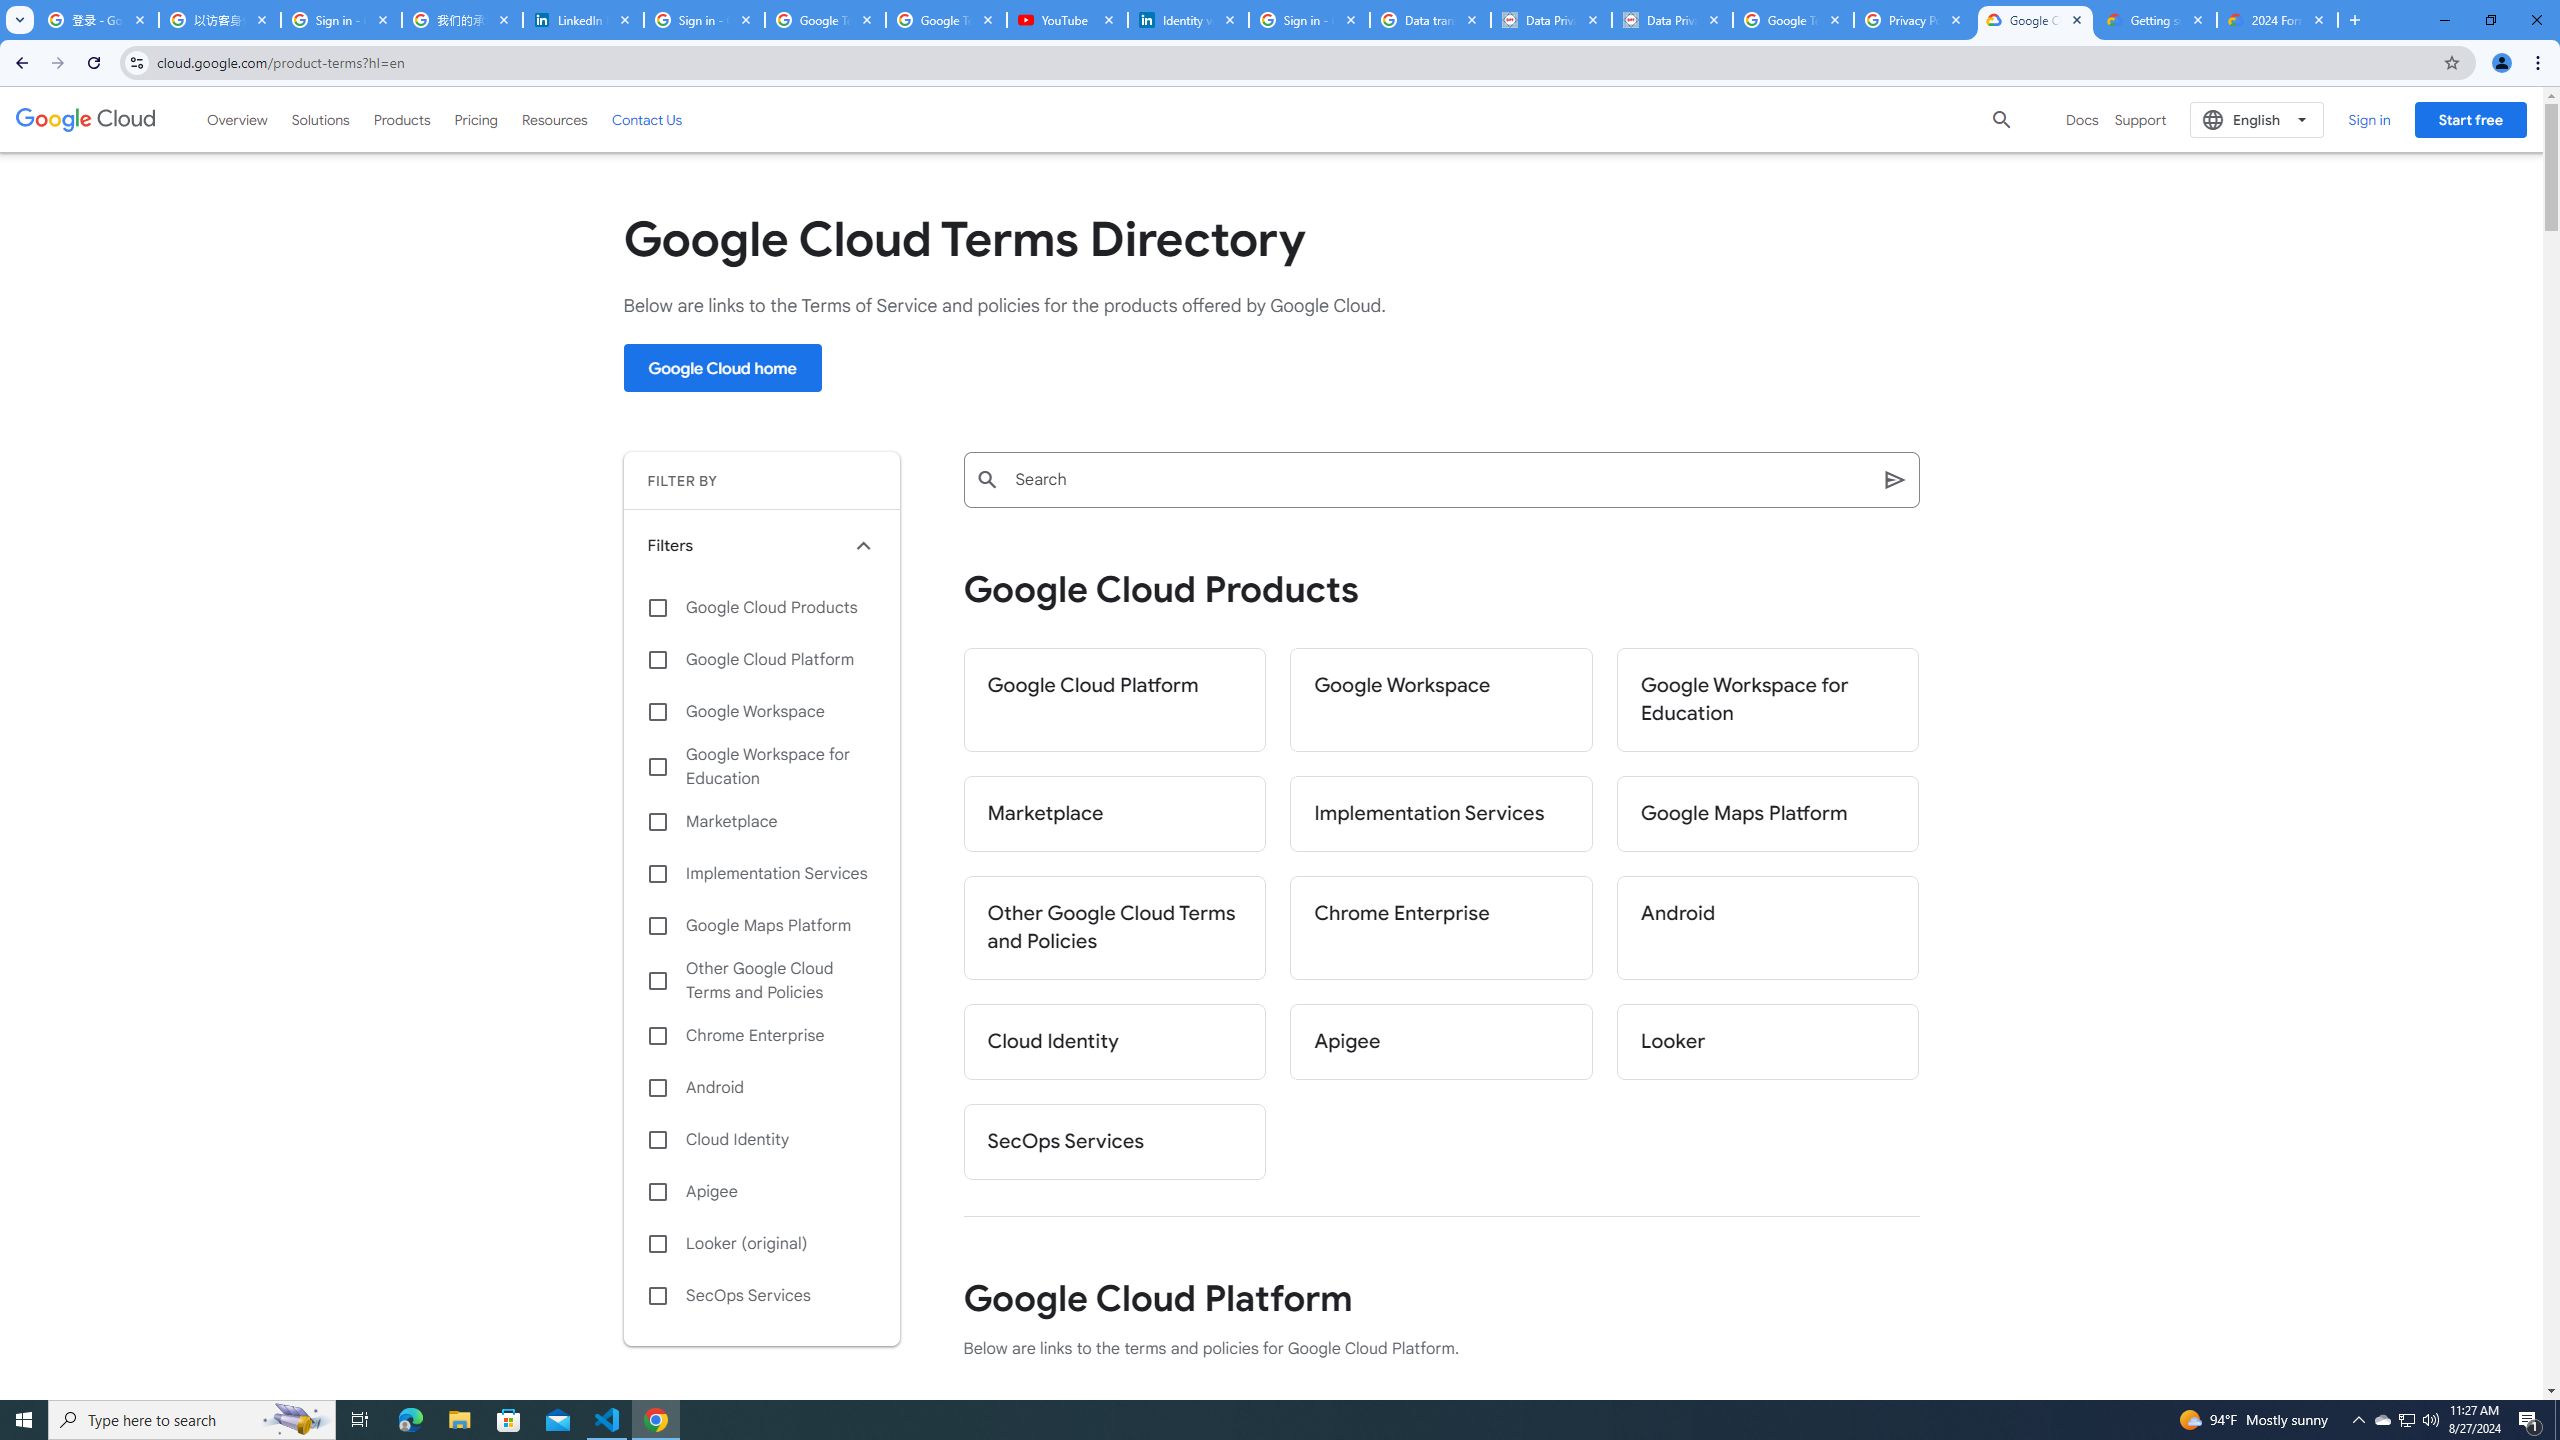 The width and height of the screenshot is (2560, 1440). I want to click on 'Google Cloud Products', so click(761, 606).